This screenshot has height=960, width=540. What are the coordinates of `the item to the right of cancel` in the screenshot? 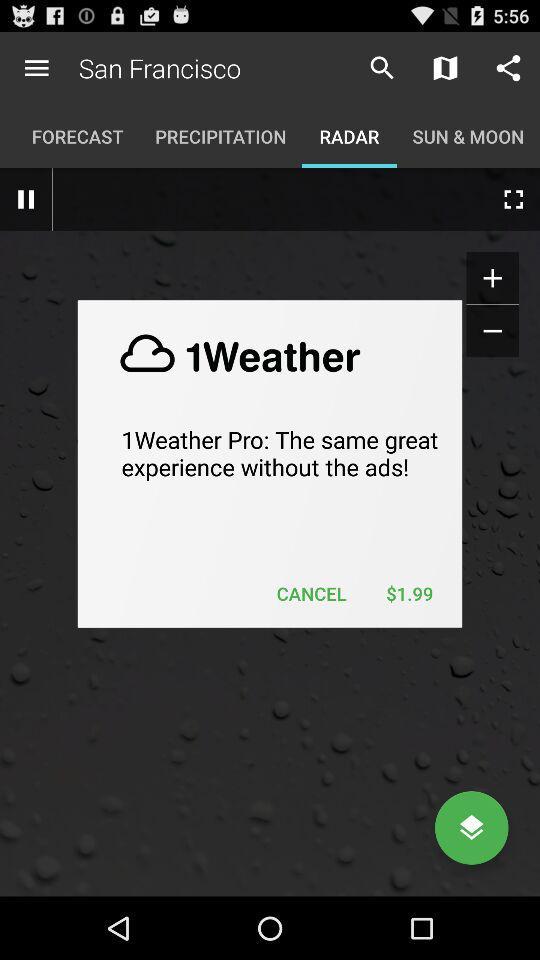 It's located at (408, 593).